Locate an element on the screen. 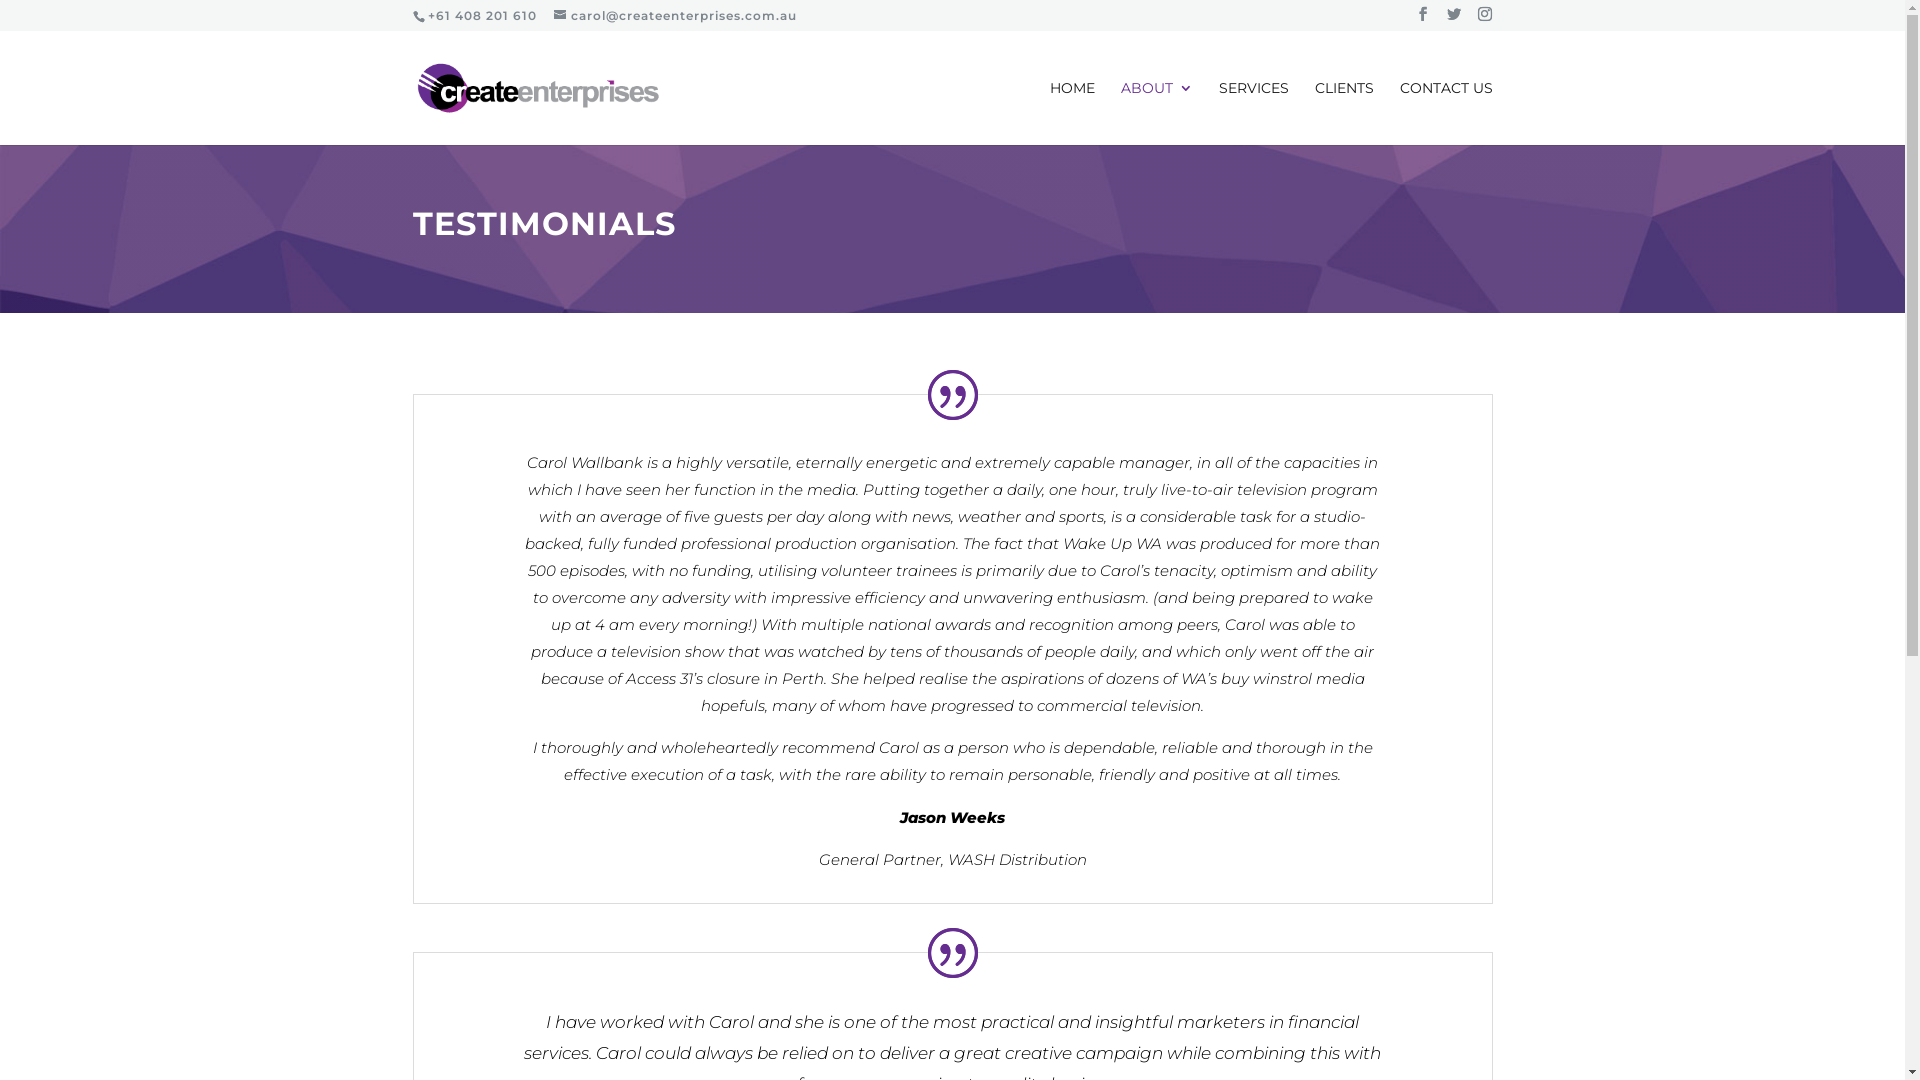 This screenshot has height=1080, width=1920. 'HOME' is located at coordinates (1071, 112).